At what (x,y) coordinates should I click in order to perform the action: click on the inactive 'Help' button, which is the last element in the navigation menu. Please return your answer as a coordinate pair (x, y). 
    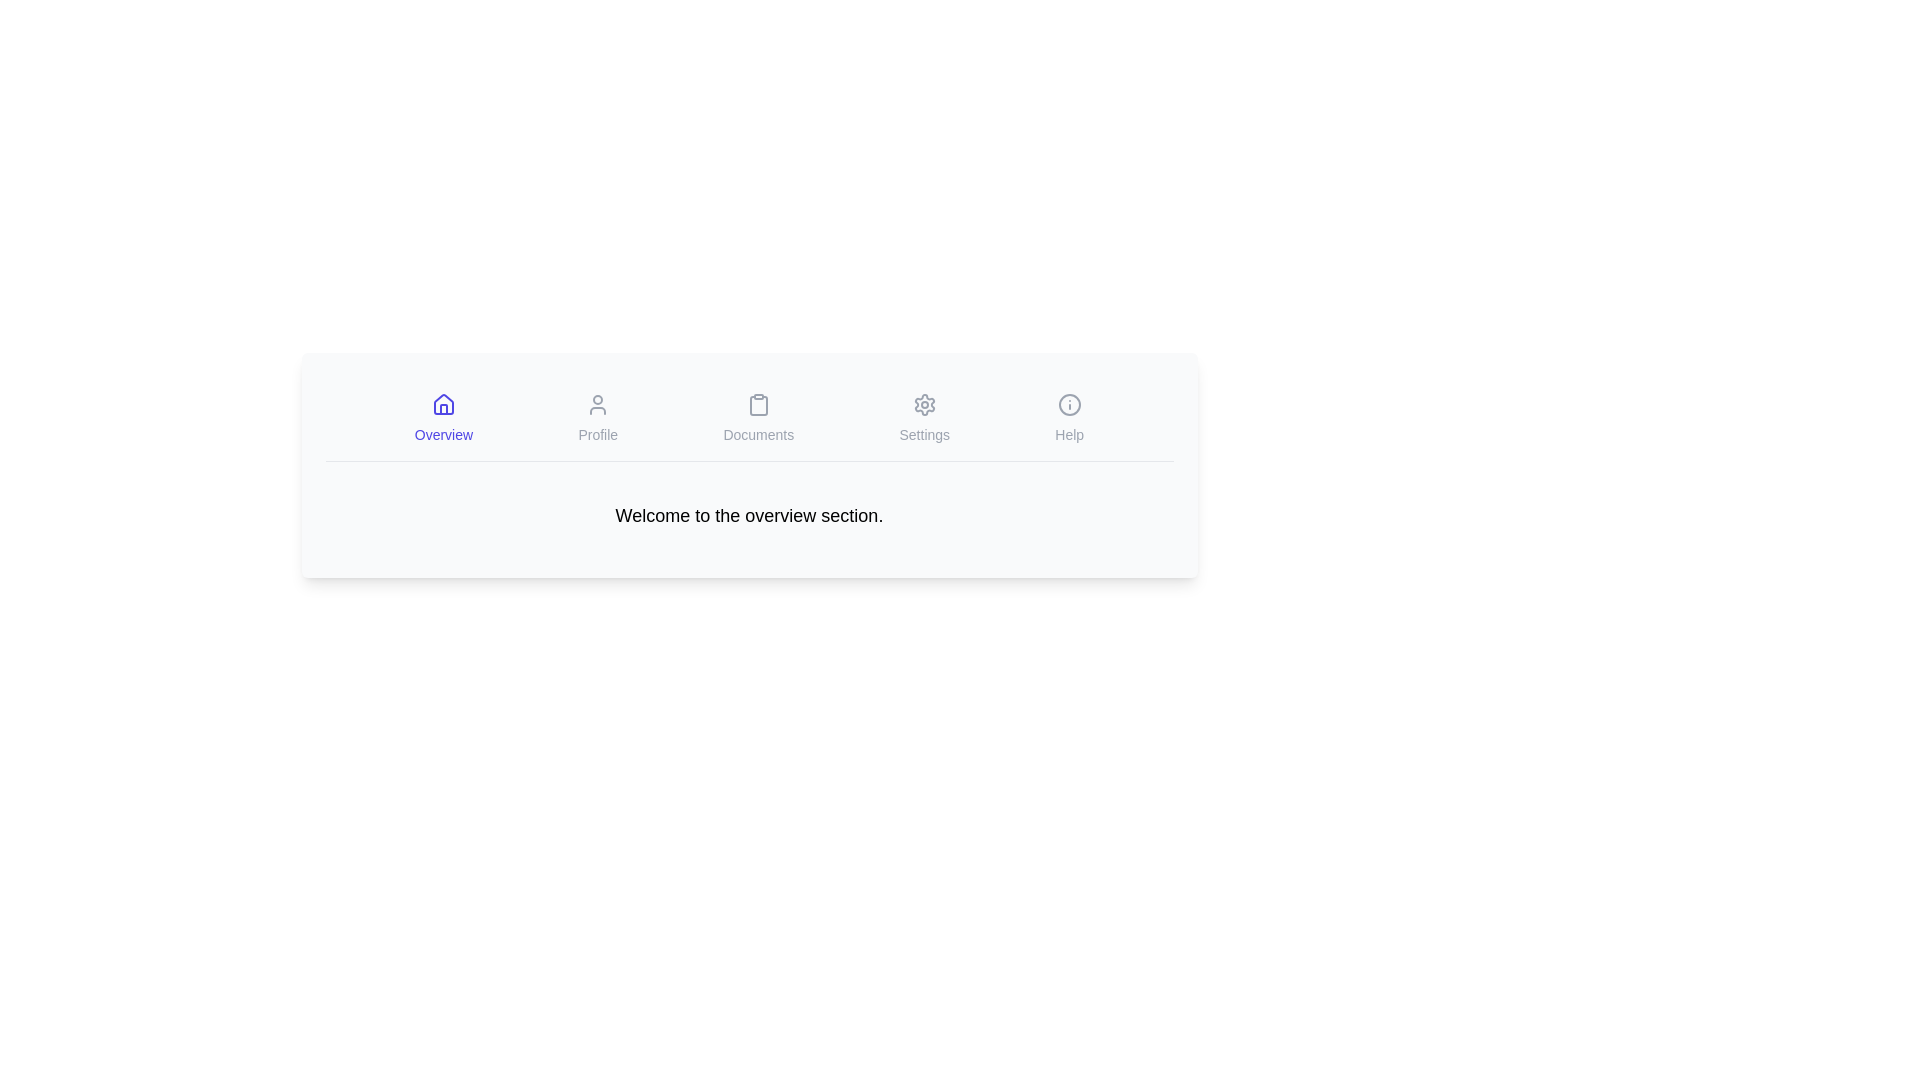
    Looking at the image, I should click on (1068, 418).